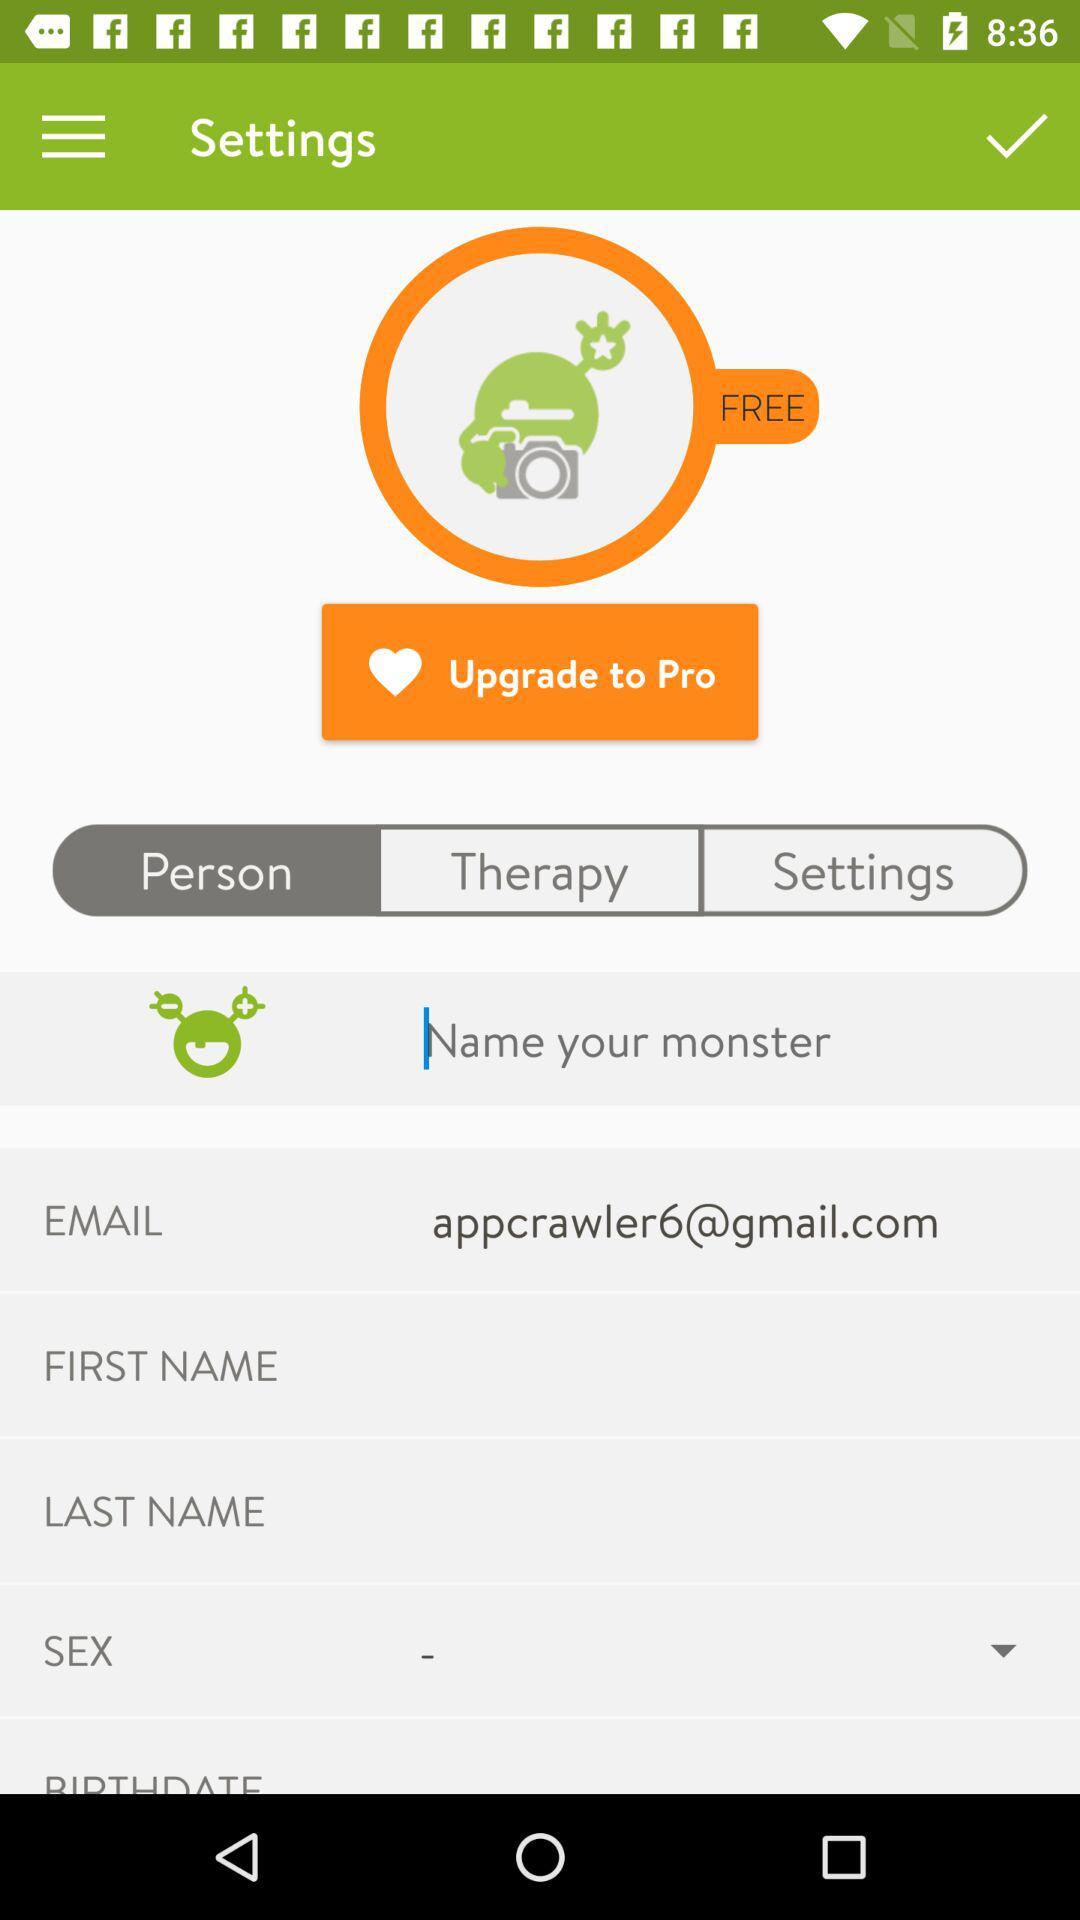 This screenshot has width=1080, height=1920. Describe the element at coordinates (732, 1510) in the screenshot. I see `the last name` at that location.